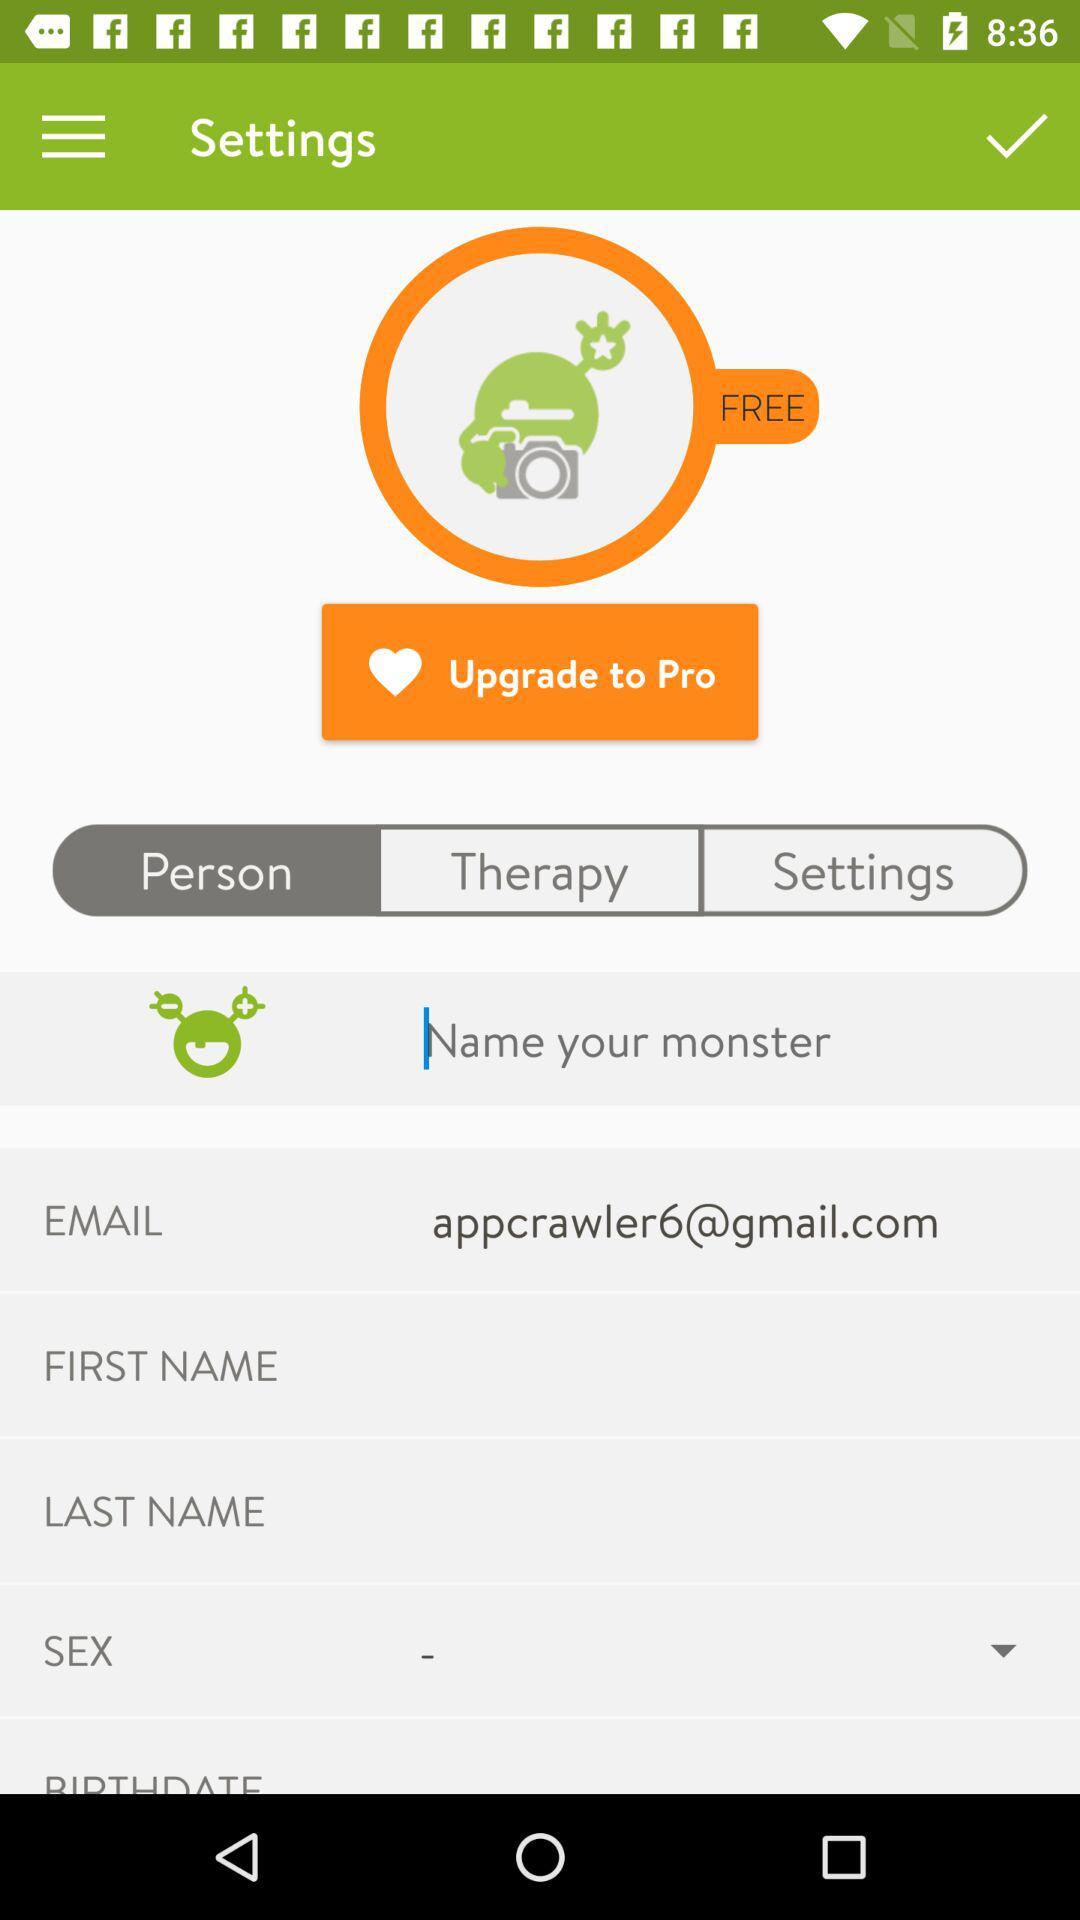 This screenshot has width=1080, height=1920. Describe the element at coordinates (732, 1510) in the screenshot. I see `the last name` at that location.